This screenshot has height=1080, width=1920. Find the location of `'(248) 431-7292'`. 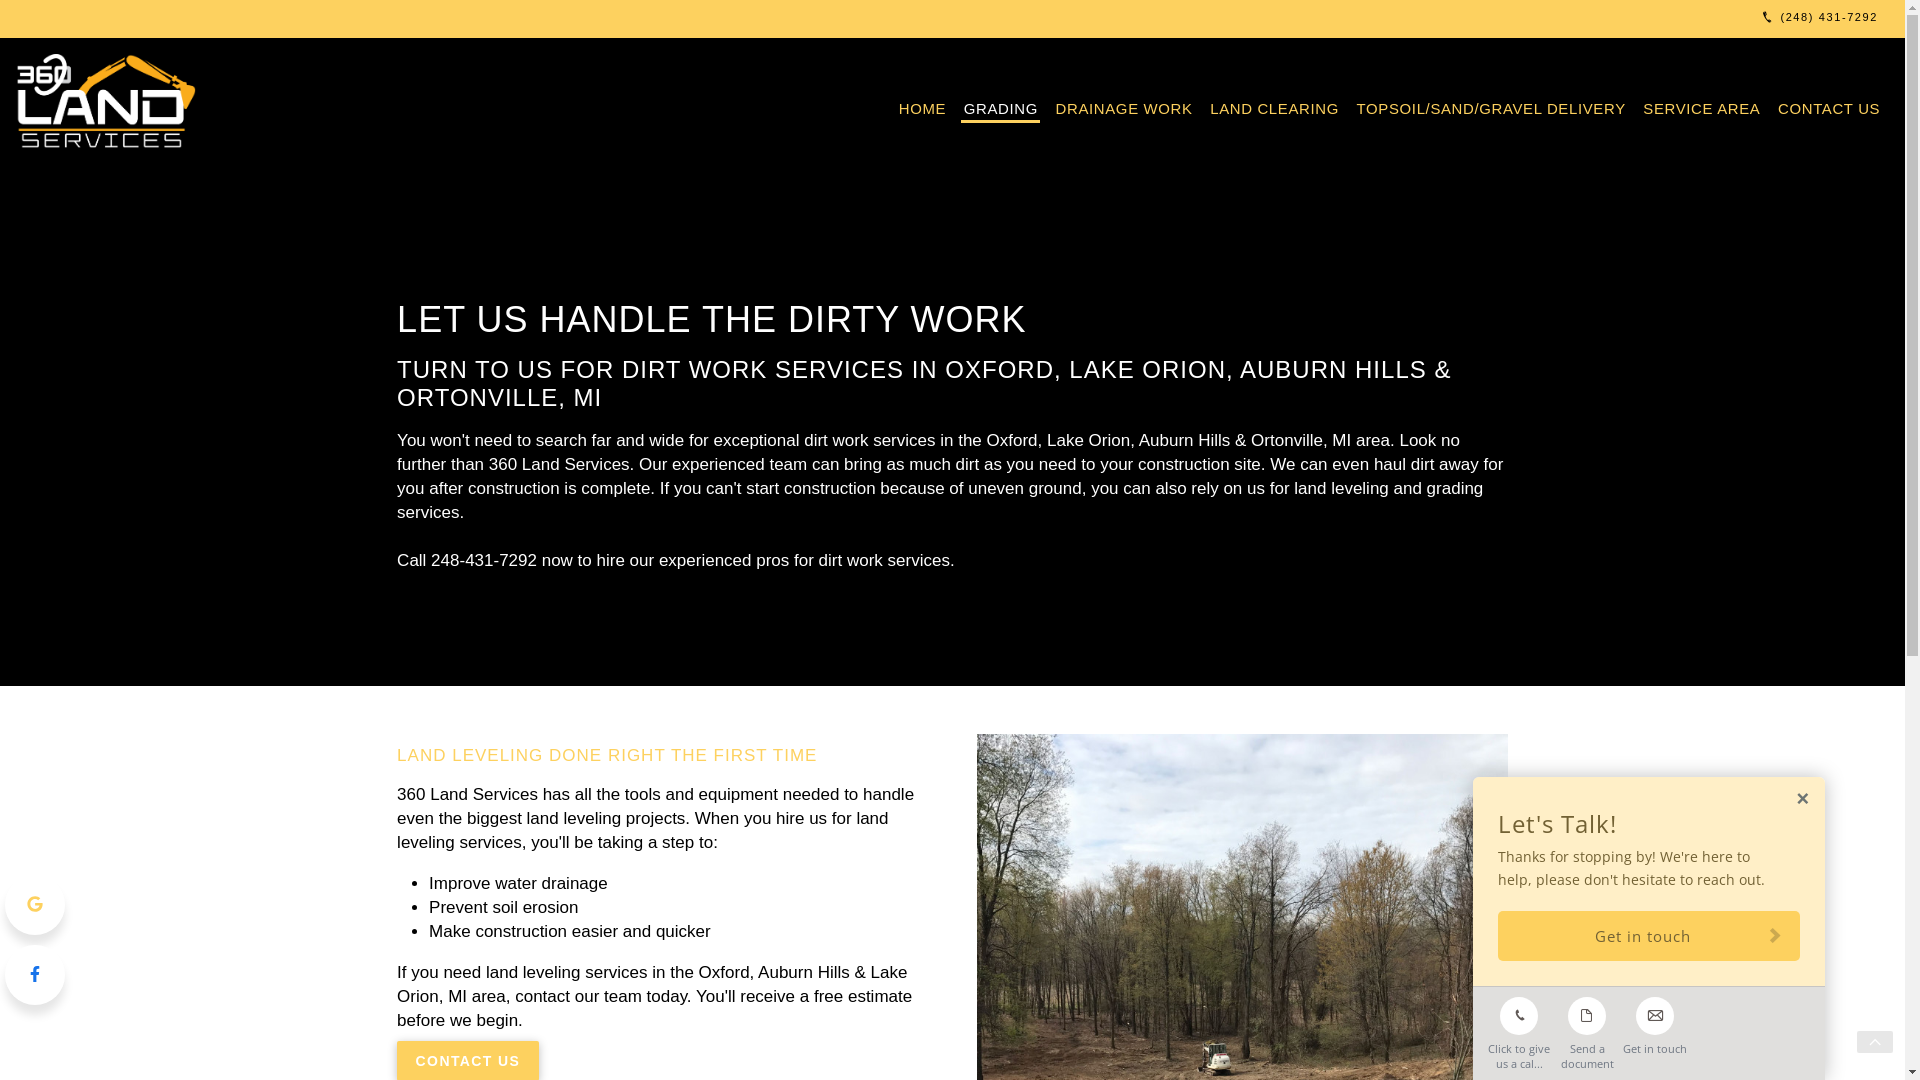

'(248) 431-7292' is located at coordinates (1747, 18).